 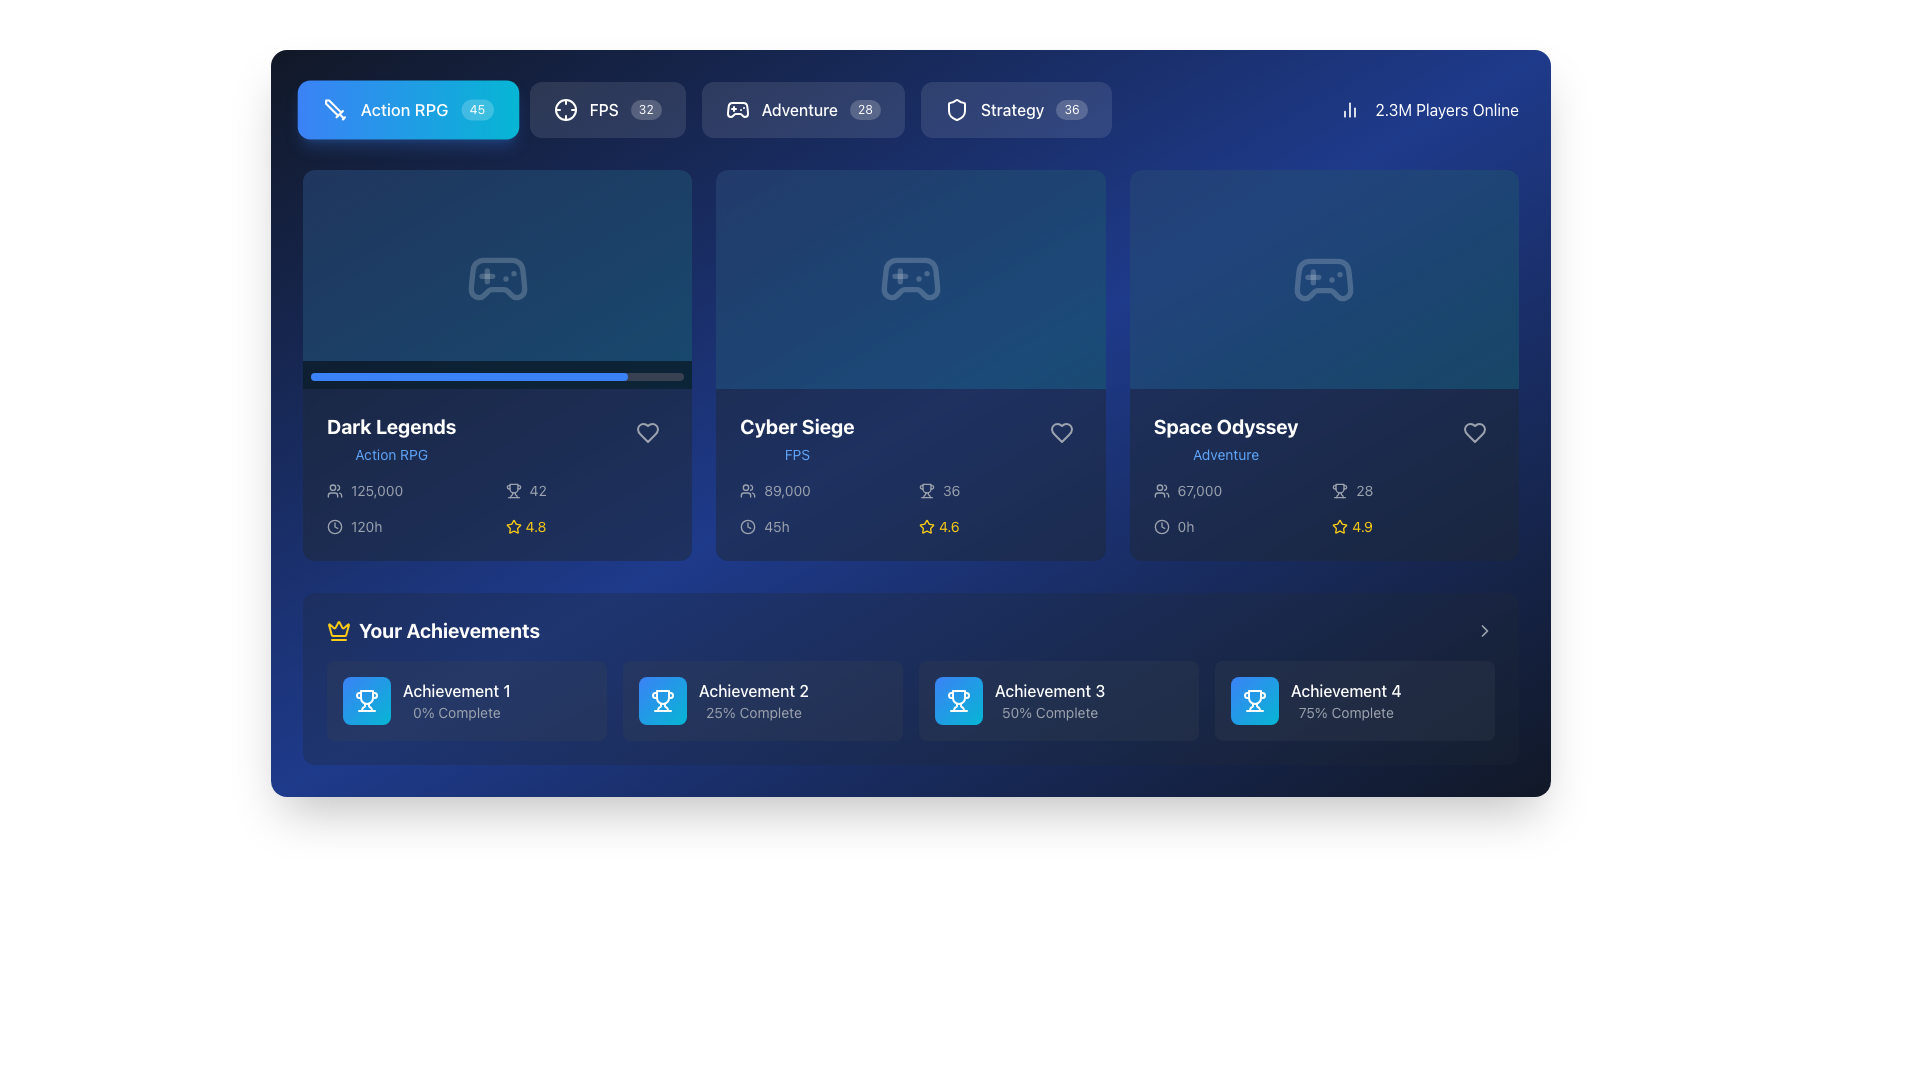 What do you see at coordinates (1049, 700) in the screenshot?
I see `the achievement title text 'Achievement 3' which shows the current completion status '50% Complete'` at bounding box center [1049, 700].